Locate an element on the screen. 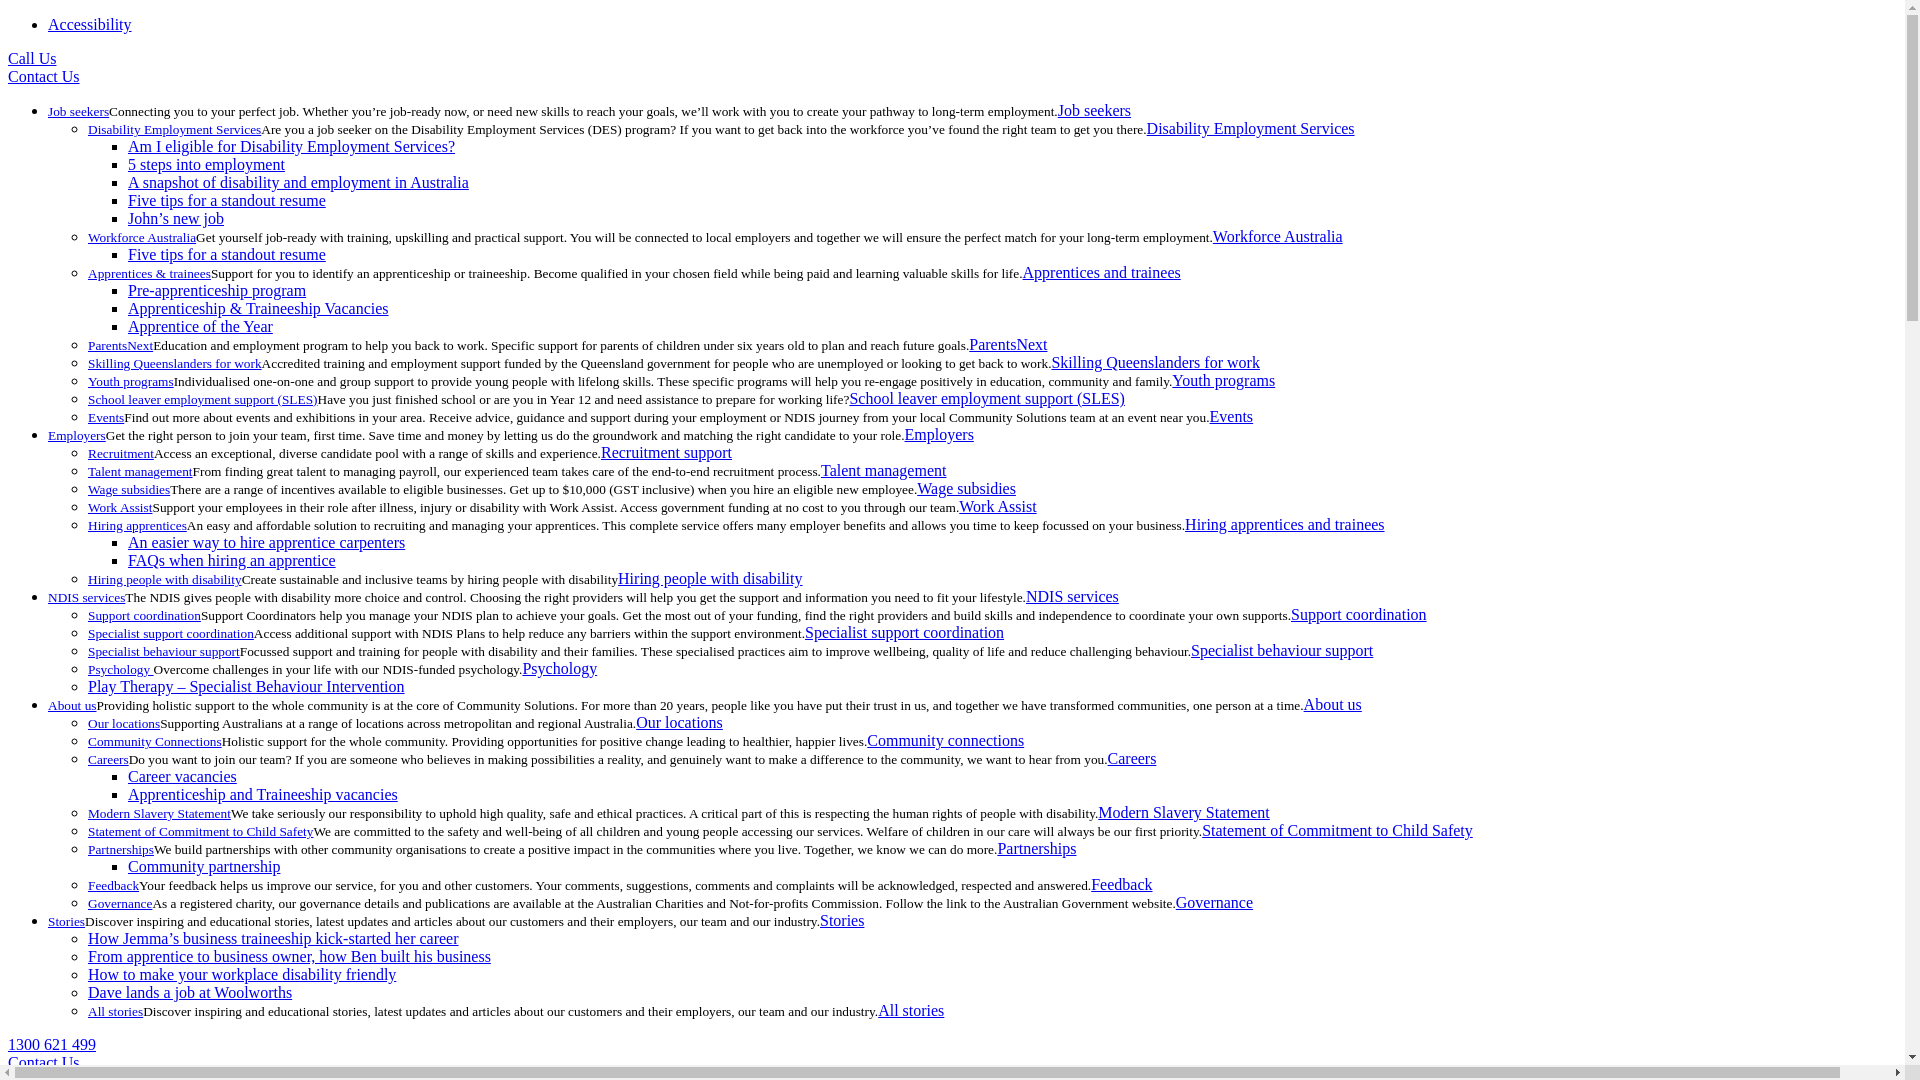 The image size is (1920, 1080). 'Contact Us' is located at coordinates (43, 75).